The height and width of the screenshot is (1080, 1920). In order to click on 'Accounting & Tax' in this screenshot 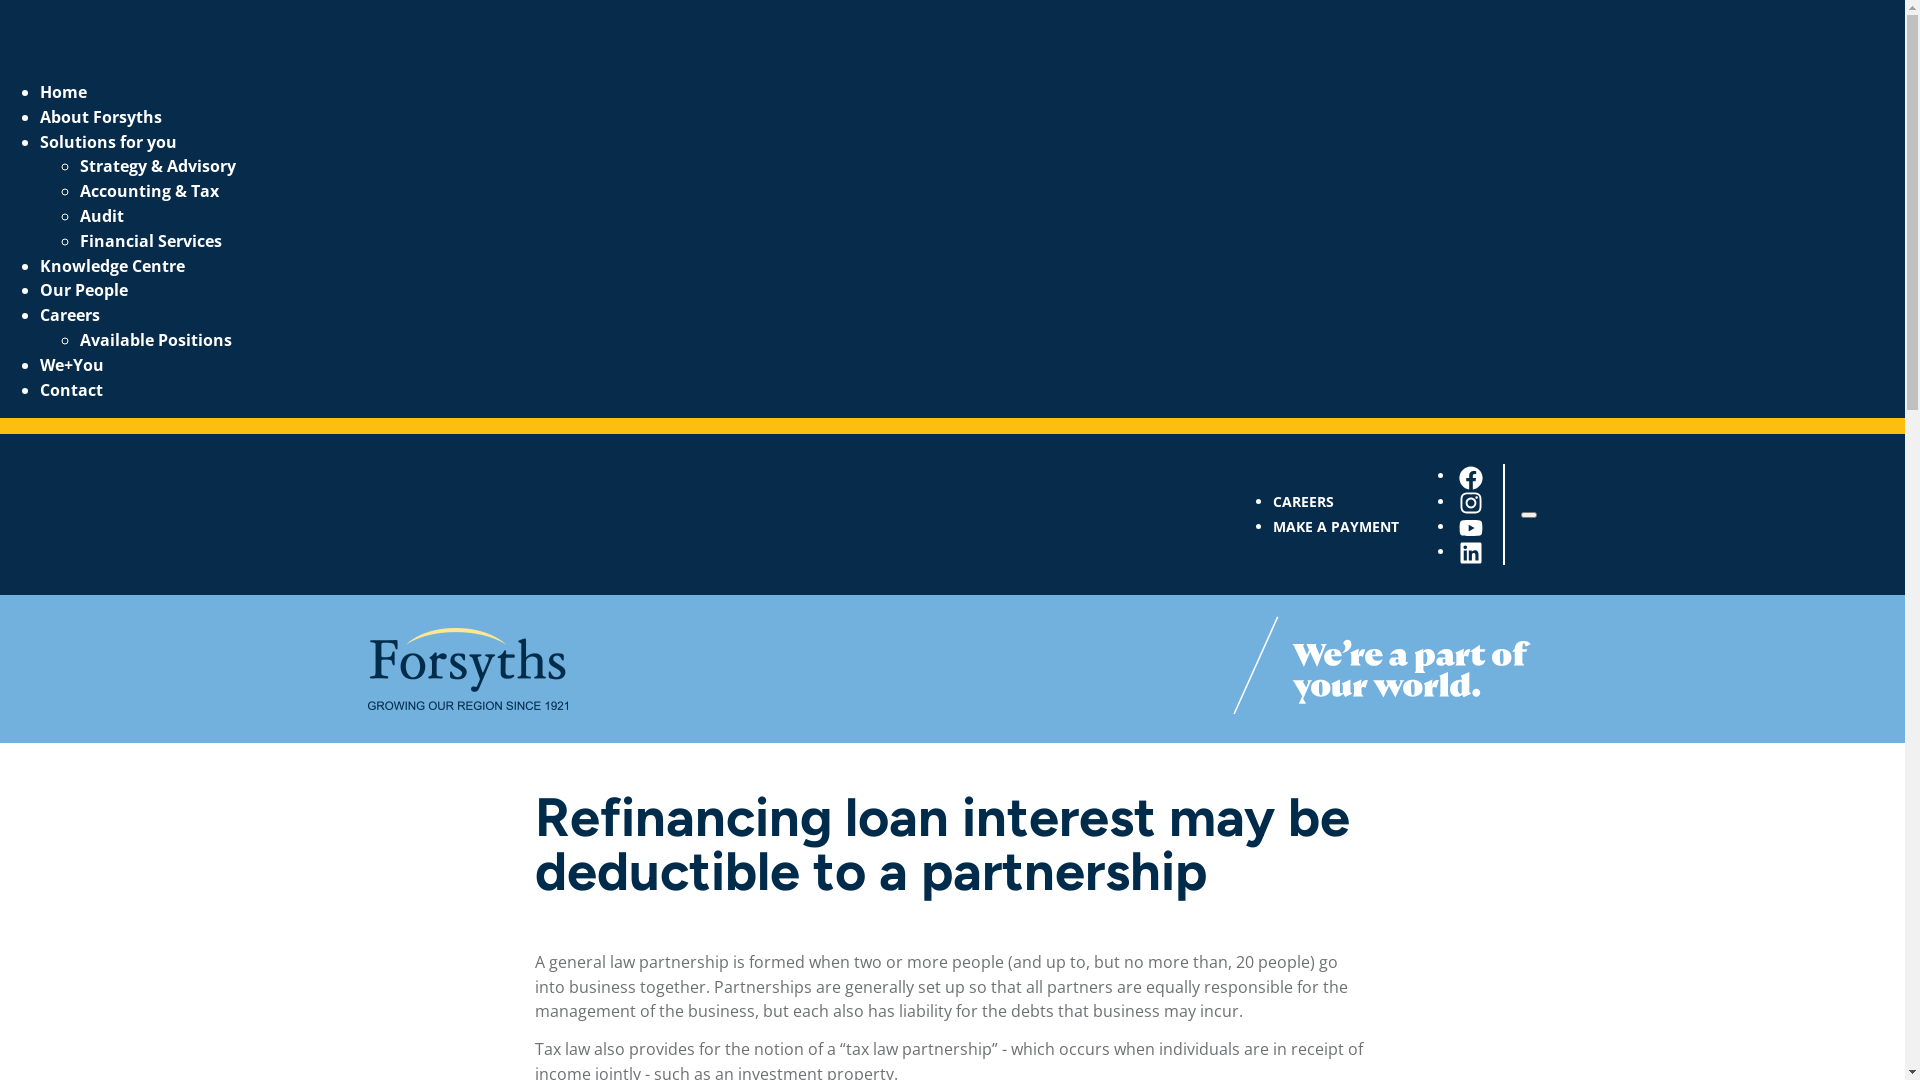, I will do `click(80, 191)`.